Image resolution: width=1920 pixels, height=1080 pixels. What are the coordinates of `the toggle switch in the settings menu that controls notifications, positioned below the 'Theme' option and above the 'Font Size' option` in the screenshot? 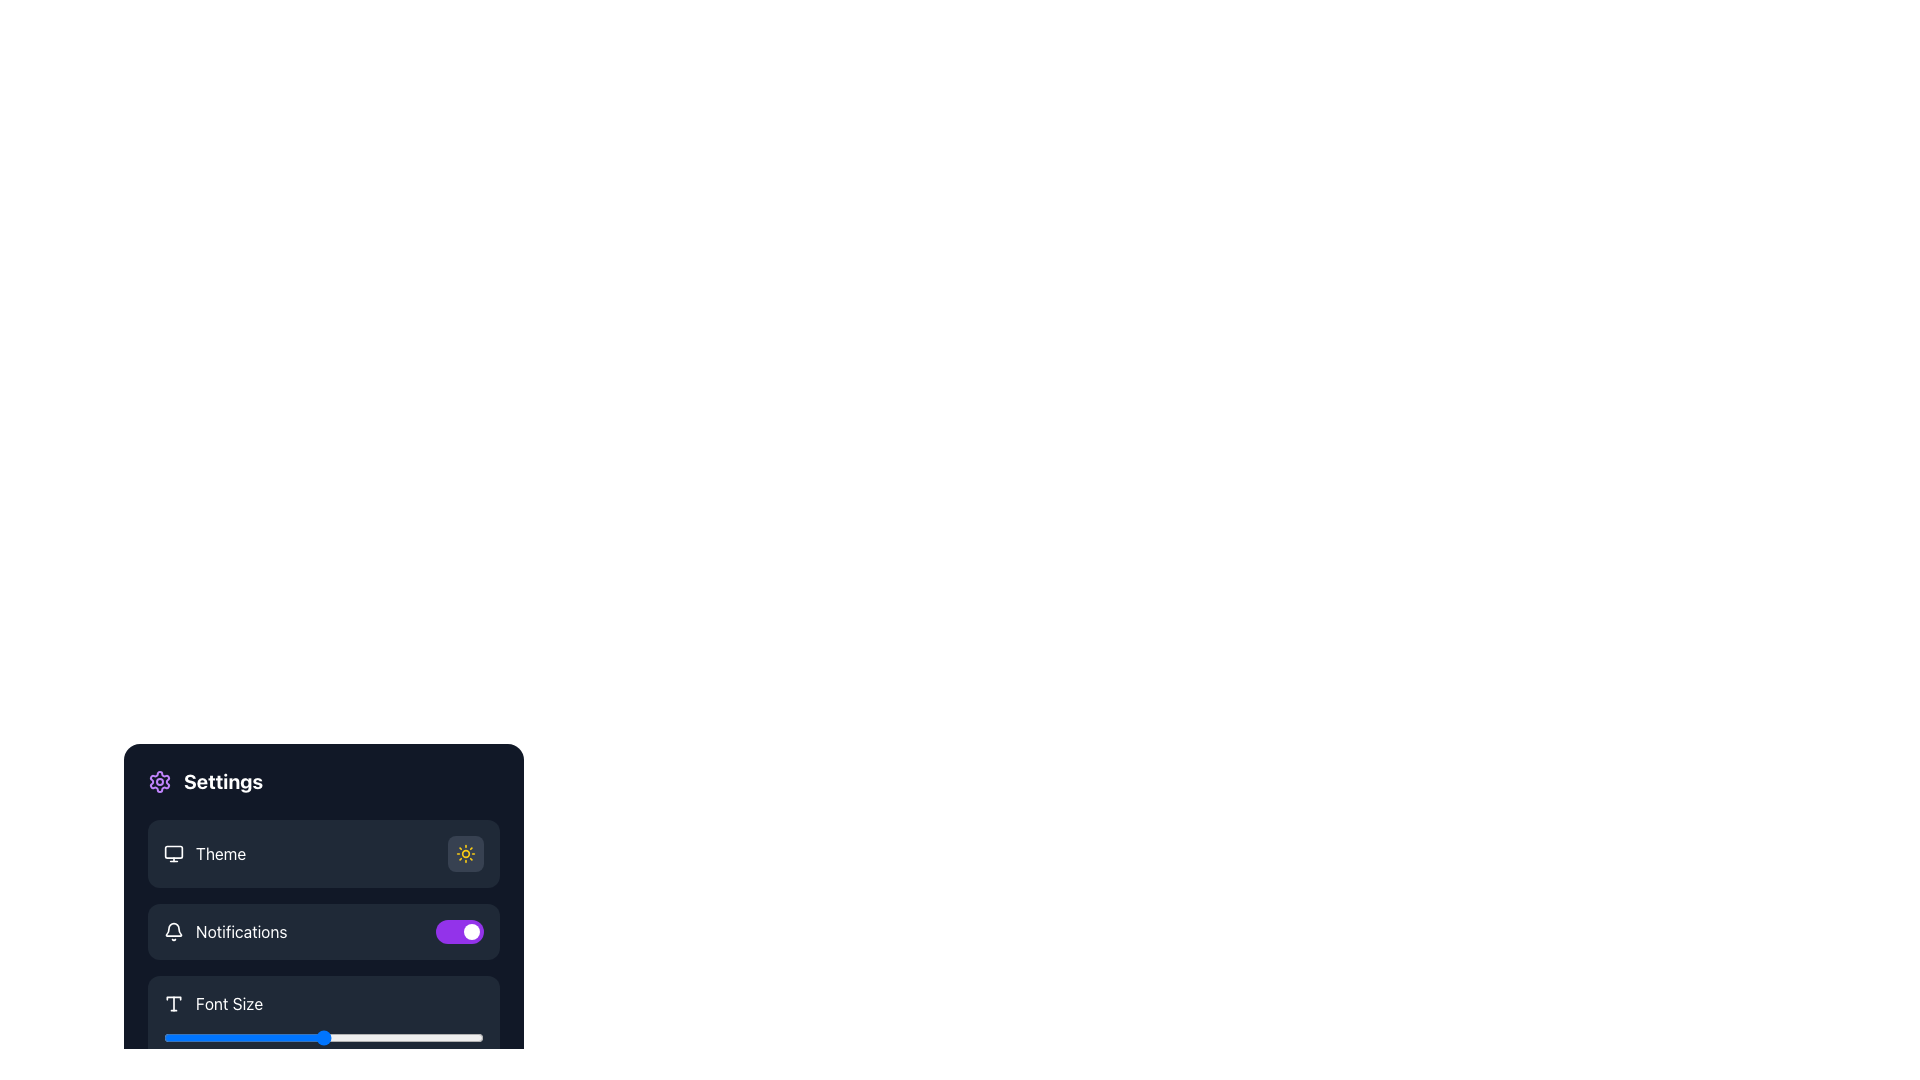 It's located at (324, 932).